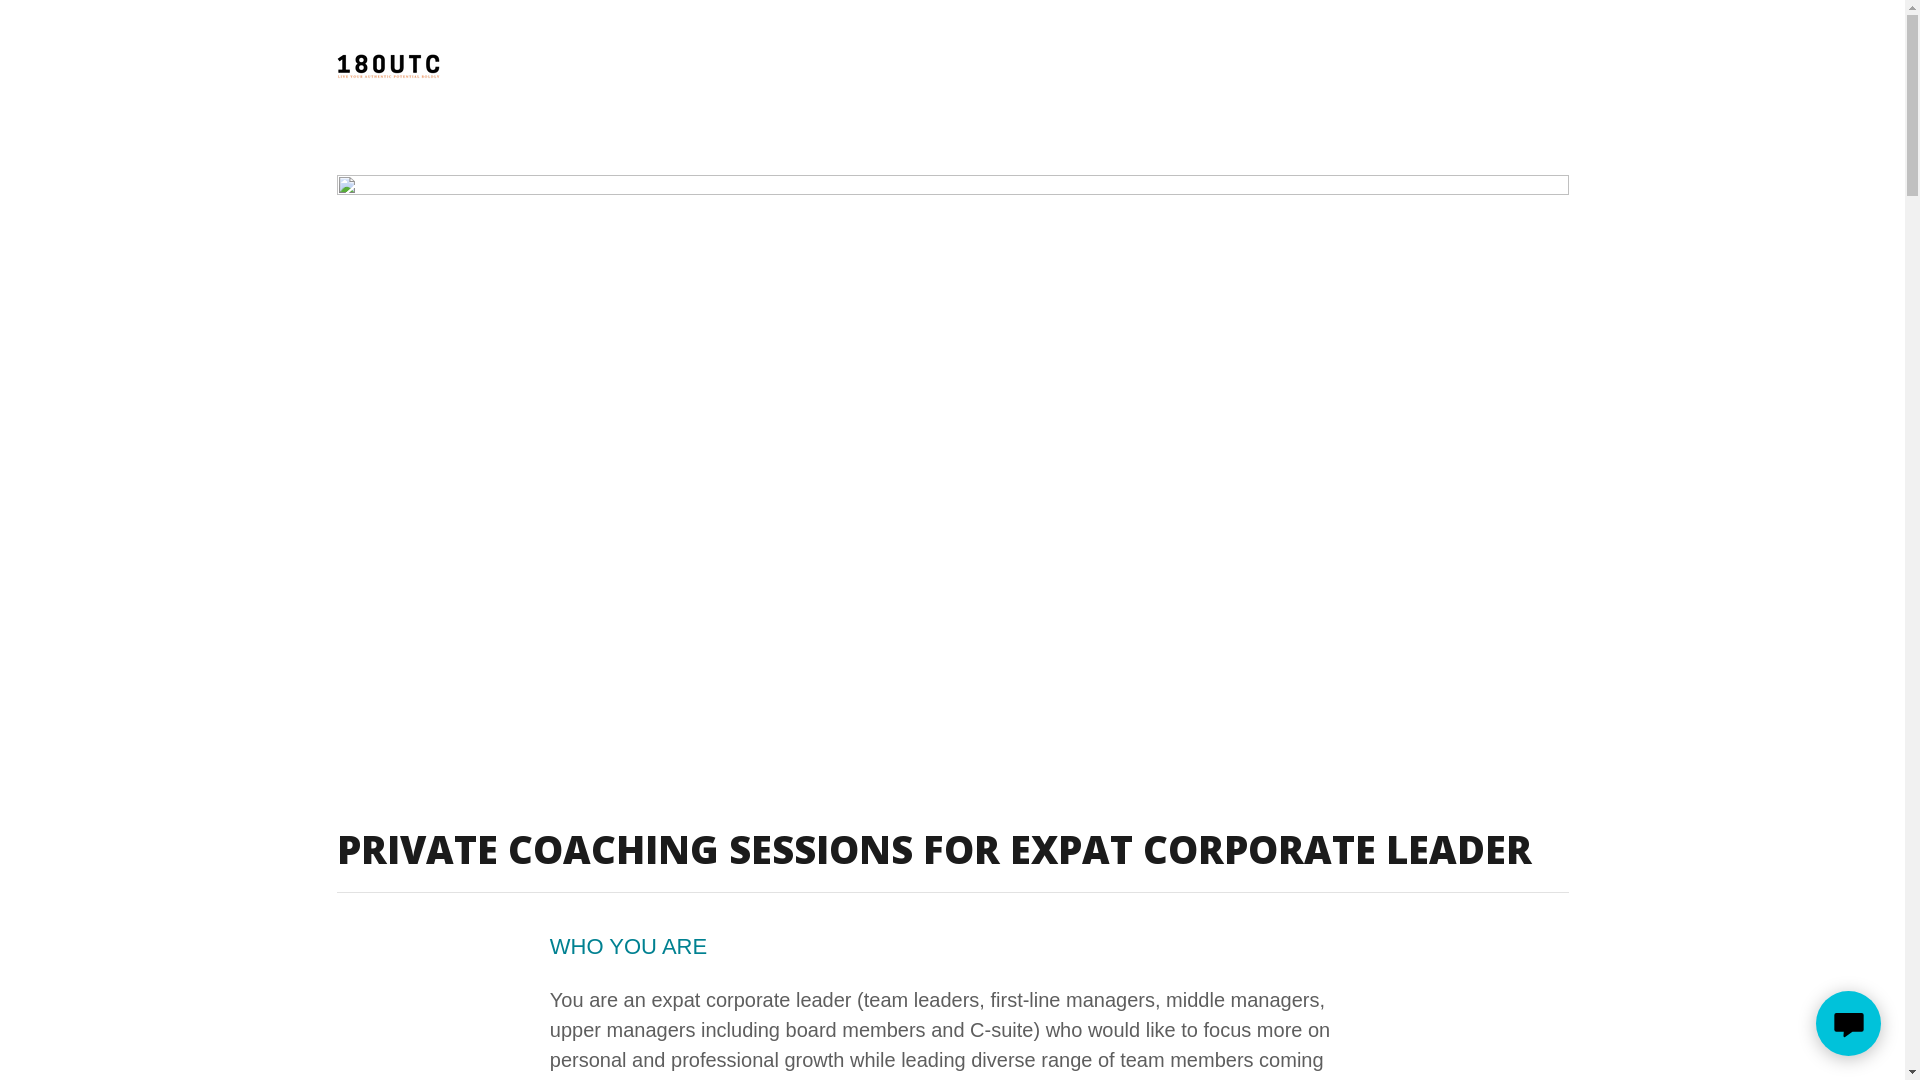  I want to click on '180UTC', so click(387, 65).